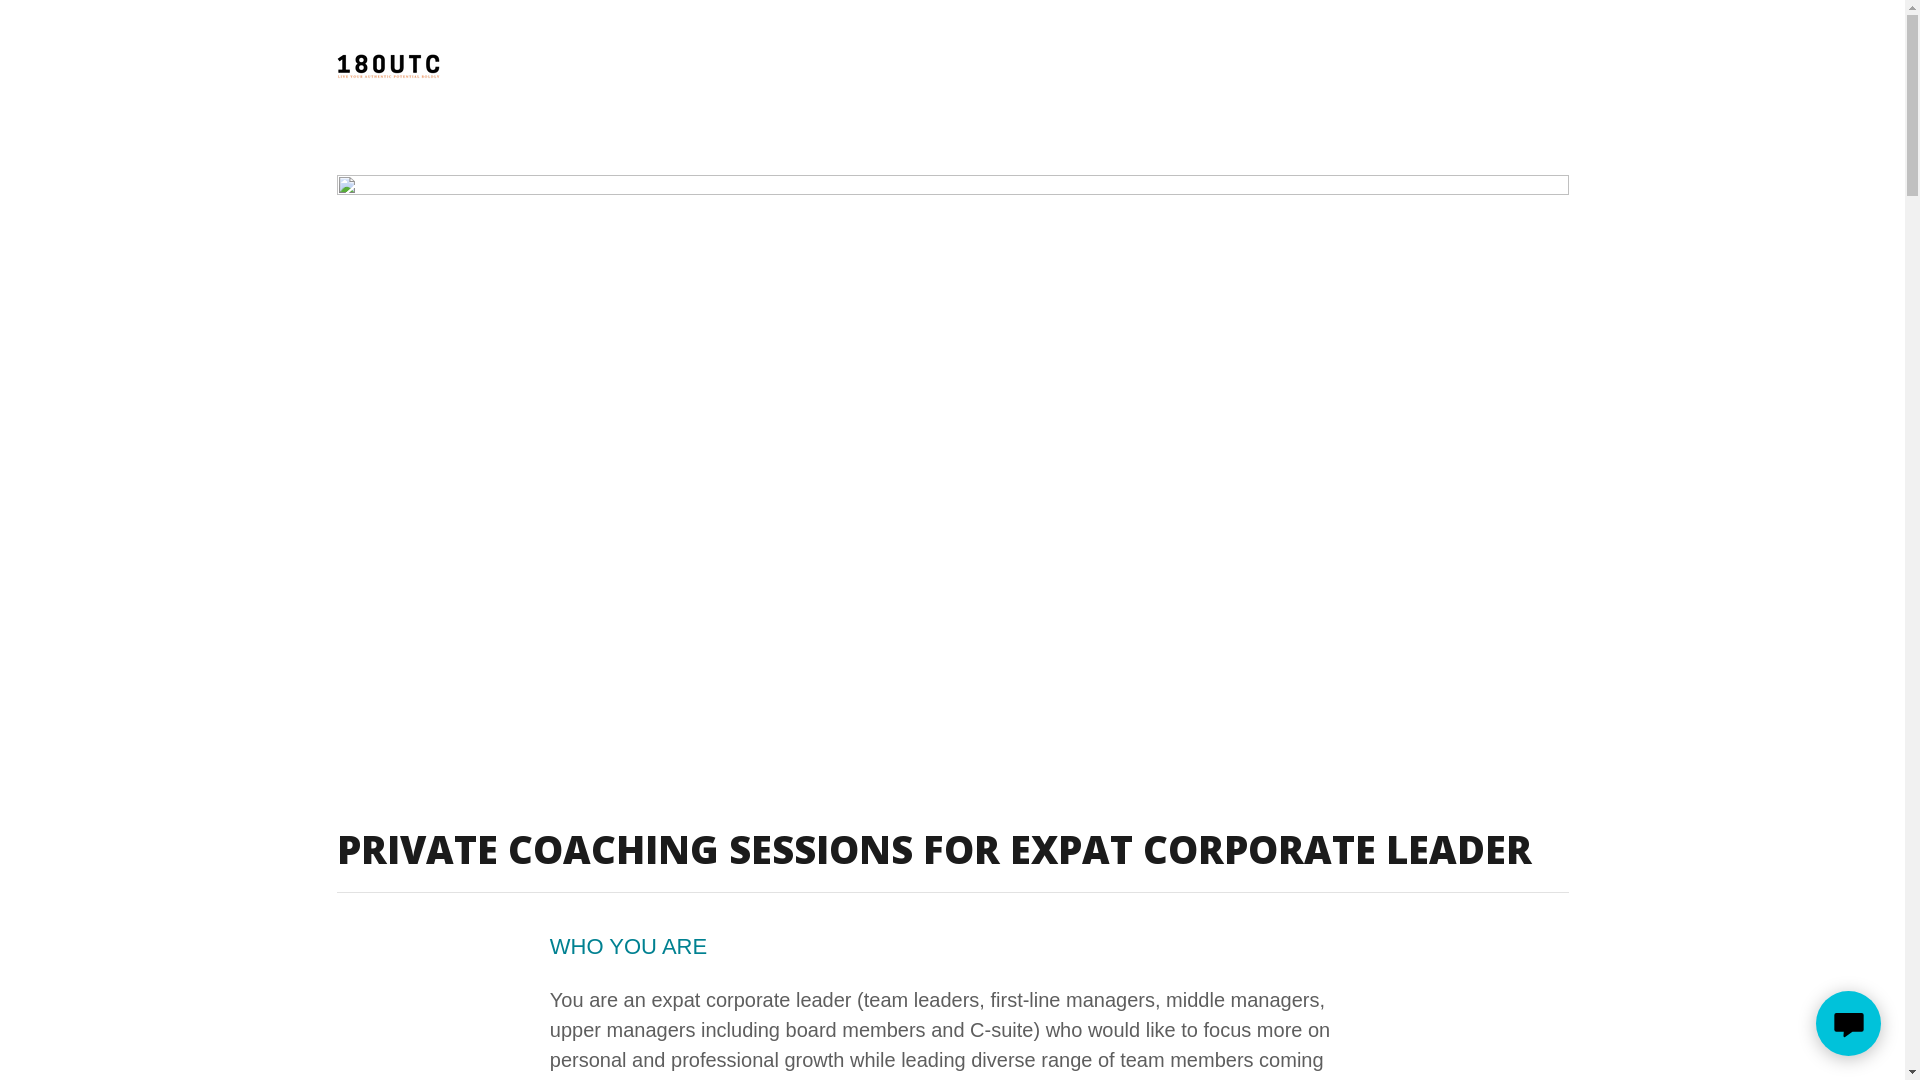  I want to click on '180UTC', so click(387, 65).